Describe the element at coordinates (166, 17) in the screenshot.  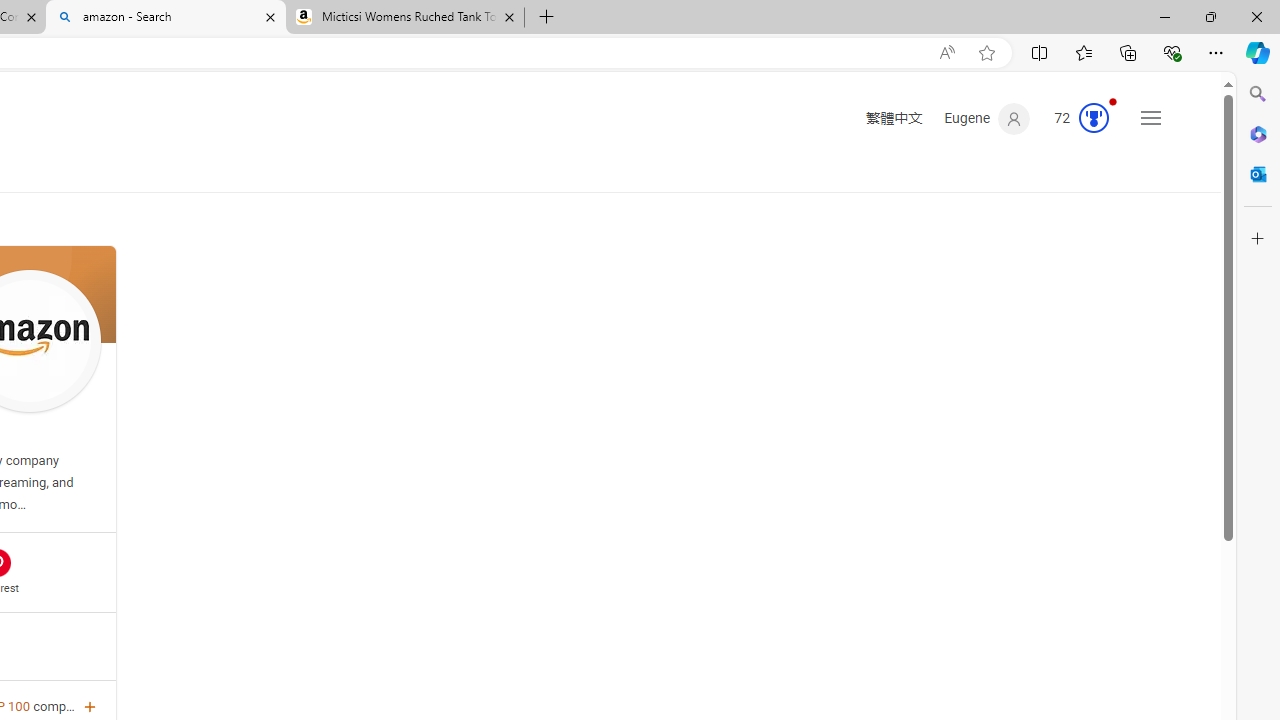
I see `'amazon - Search'` at that location.